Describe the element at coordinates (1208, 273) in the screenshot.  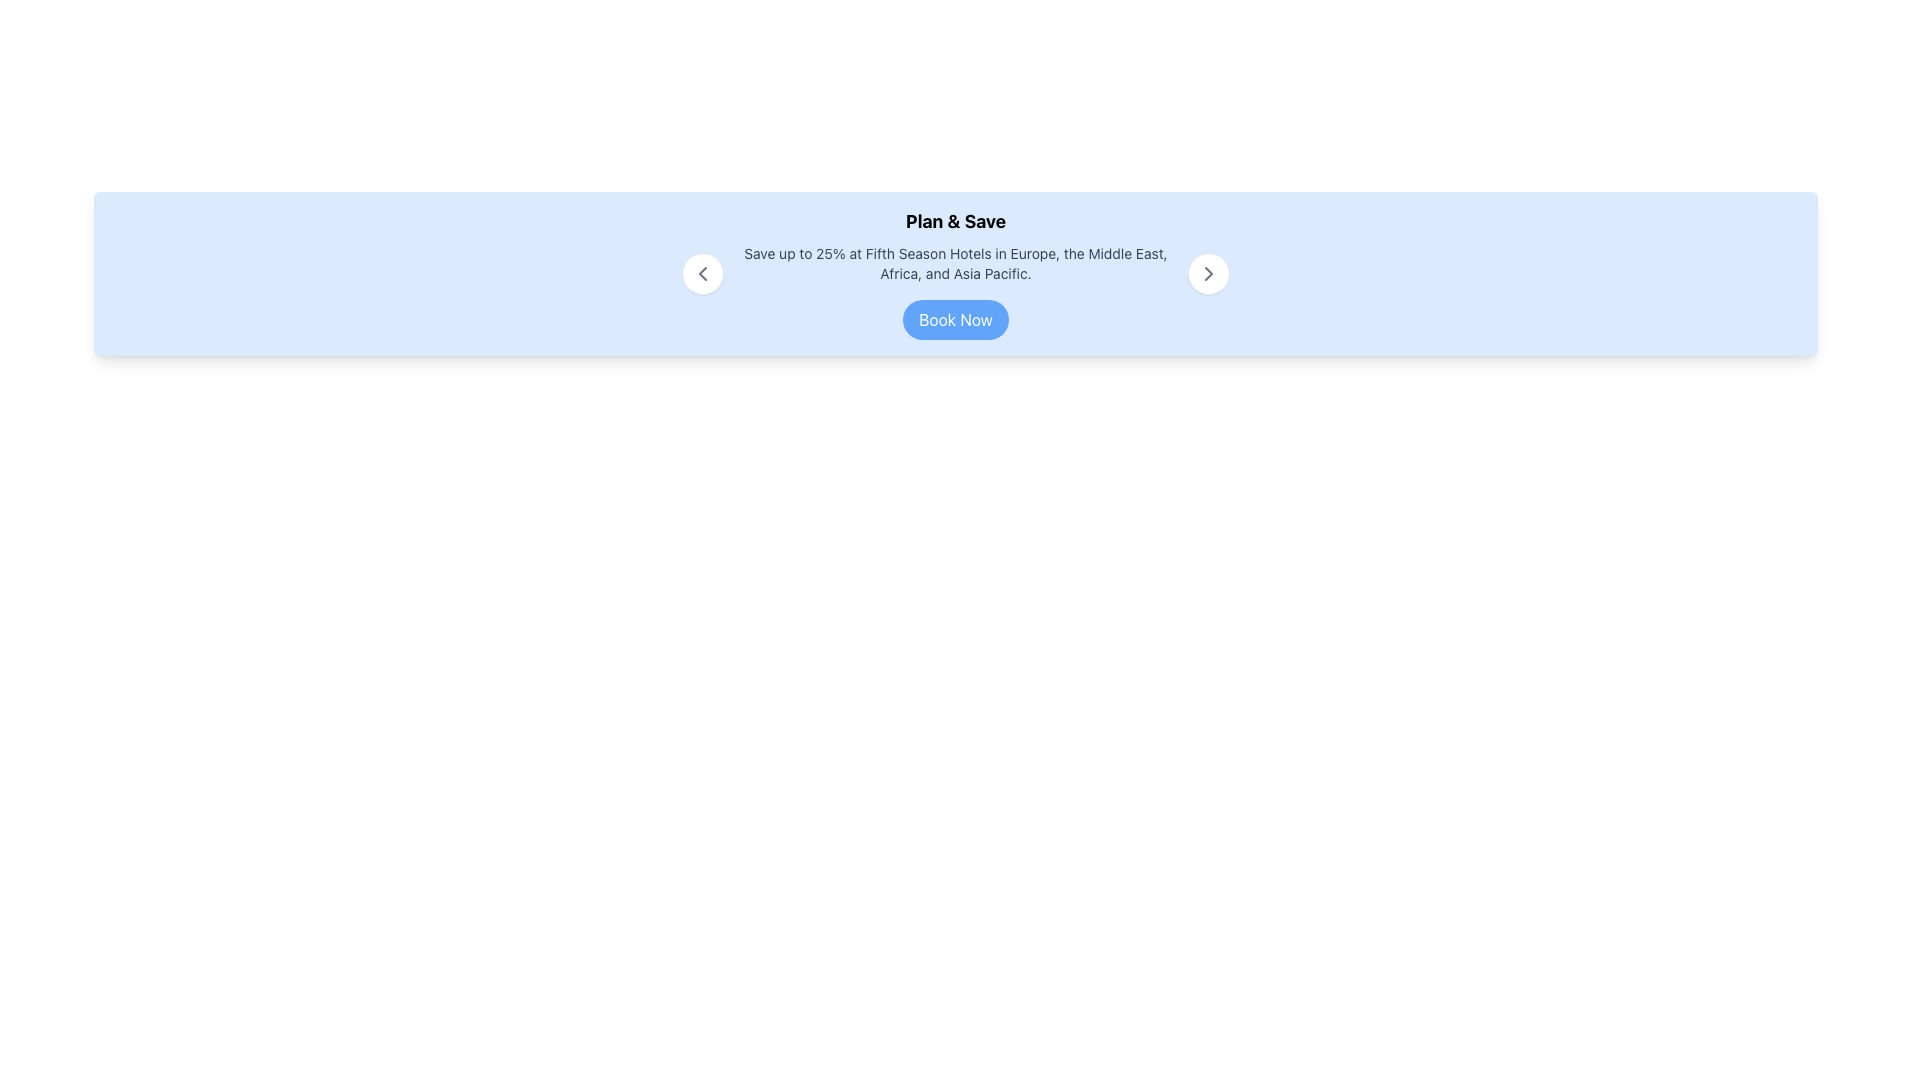
I see `the right-pointing chevron icon in the blue banner, which indicates forward navigation and is styled with a thin outlined design within a white circular background` at that location.